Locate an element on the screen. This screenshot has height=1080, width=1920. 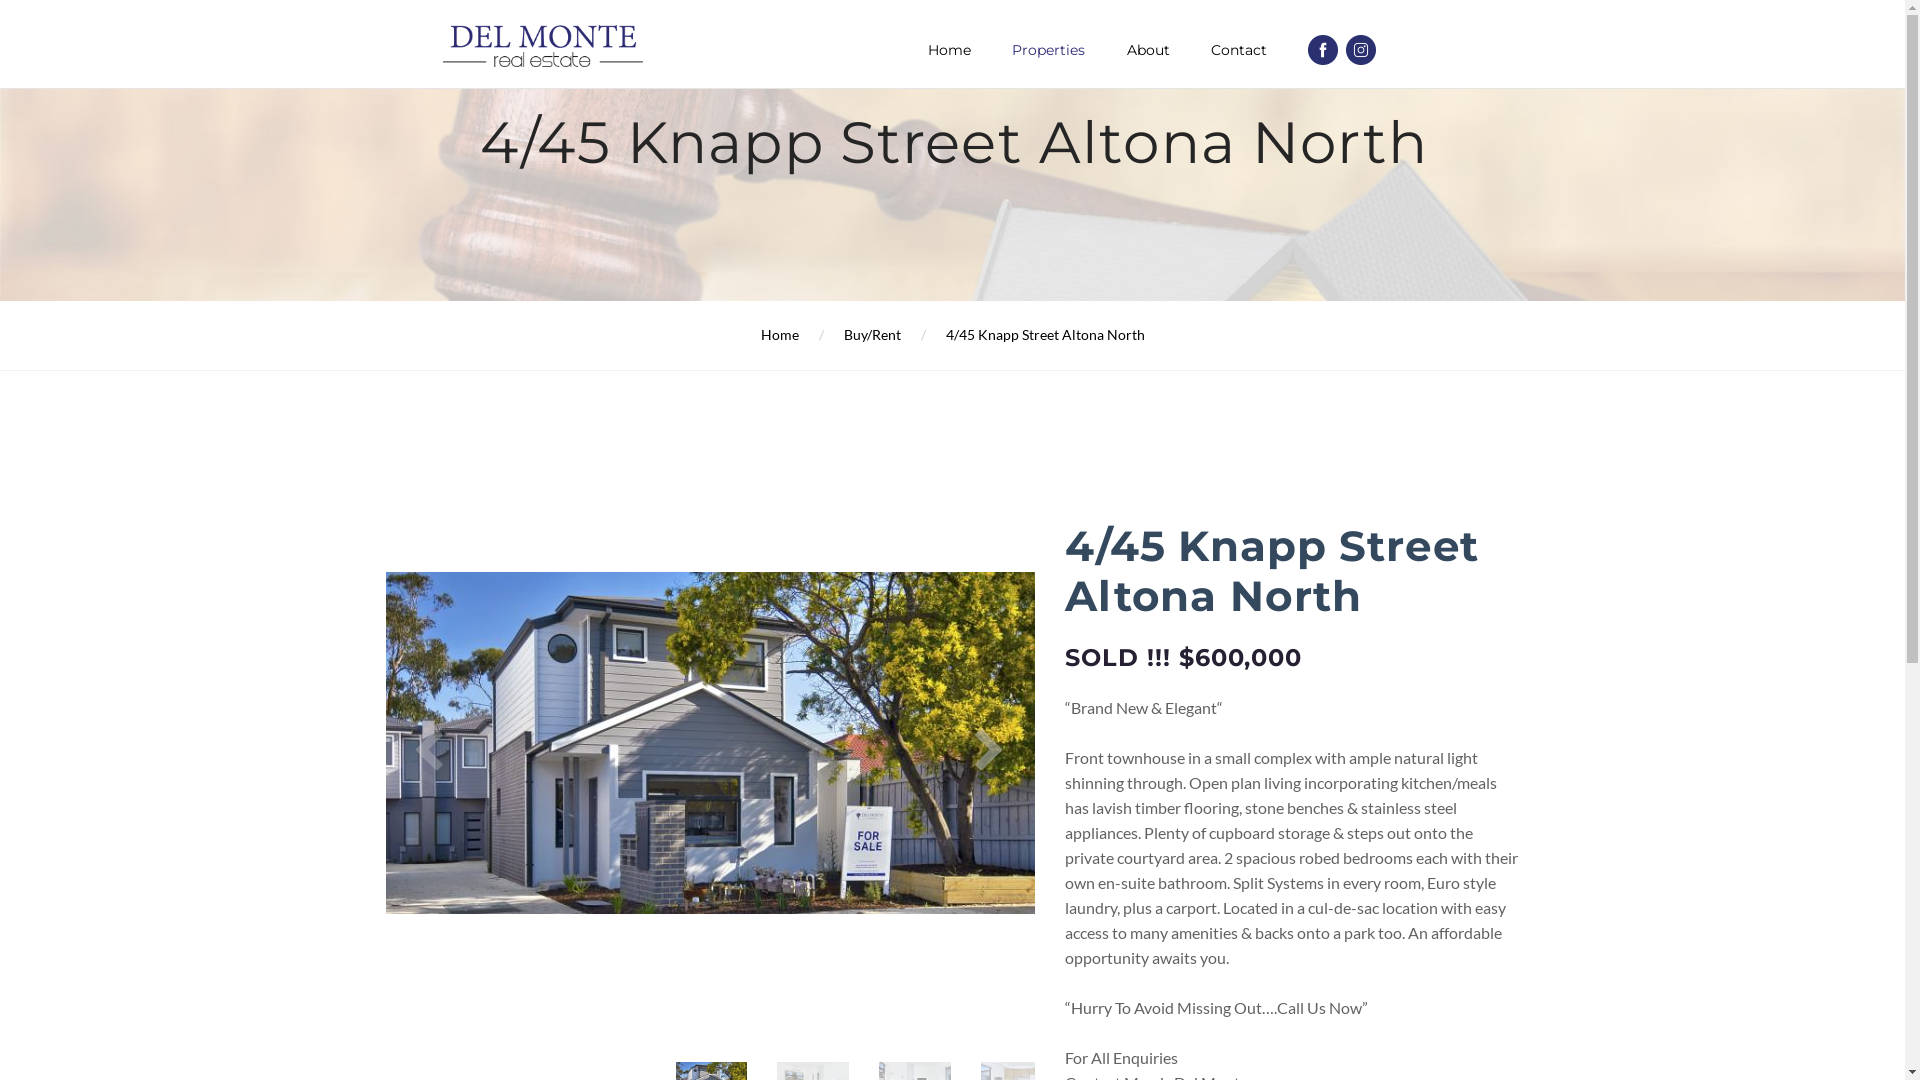
'Buy/Rent' is located at coordinates (872, 333).